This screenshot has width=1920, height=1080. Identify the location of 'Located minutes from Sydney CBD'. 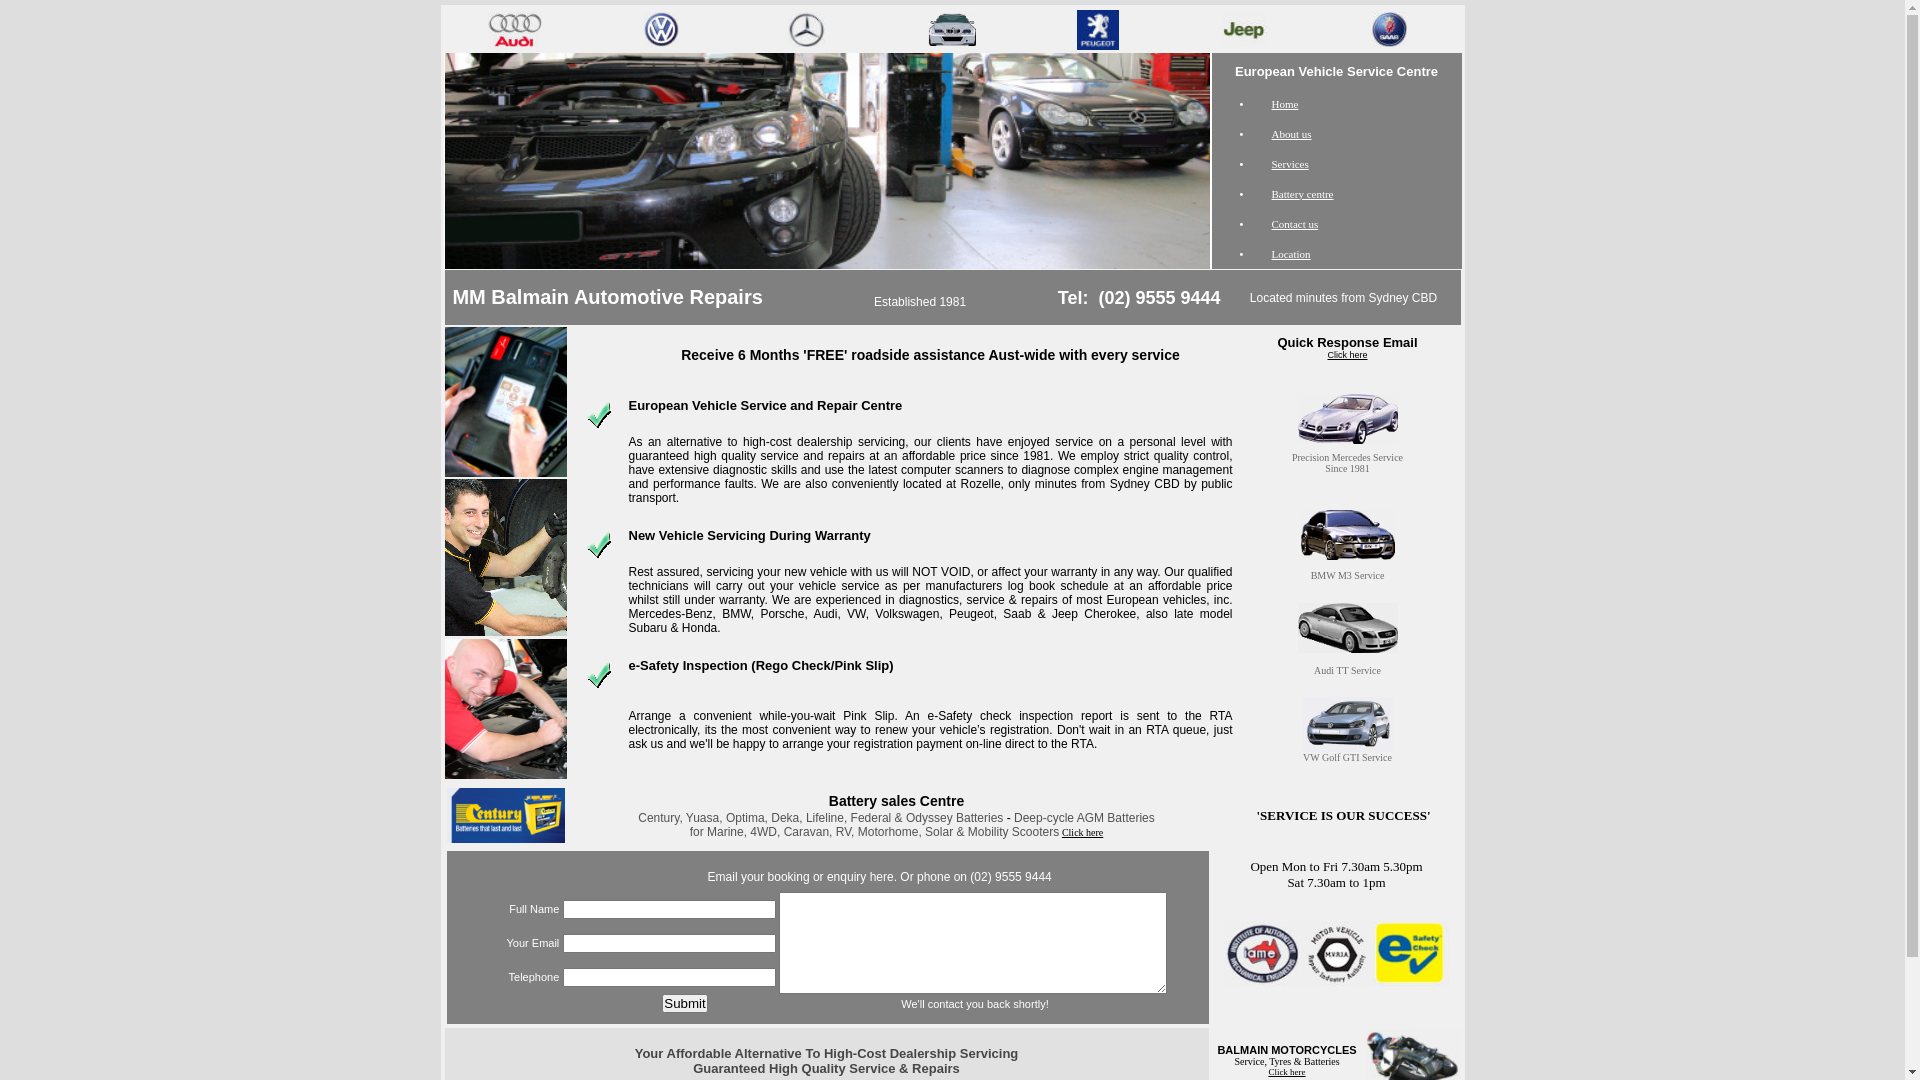
(1343, 297).